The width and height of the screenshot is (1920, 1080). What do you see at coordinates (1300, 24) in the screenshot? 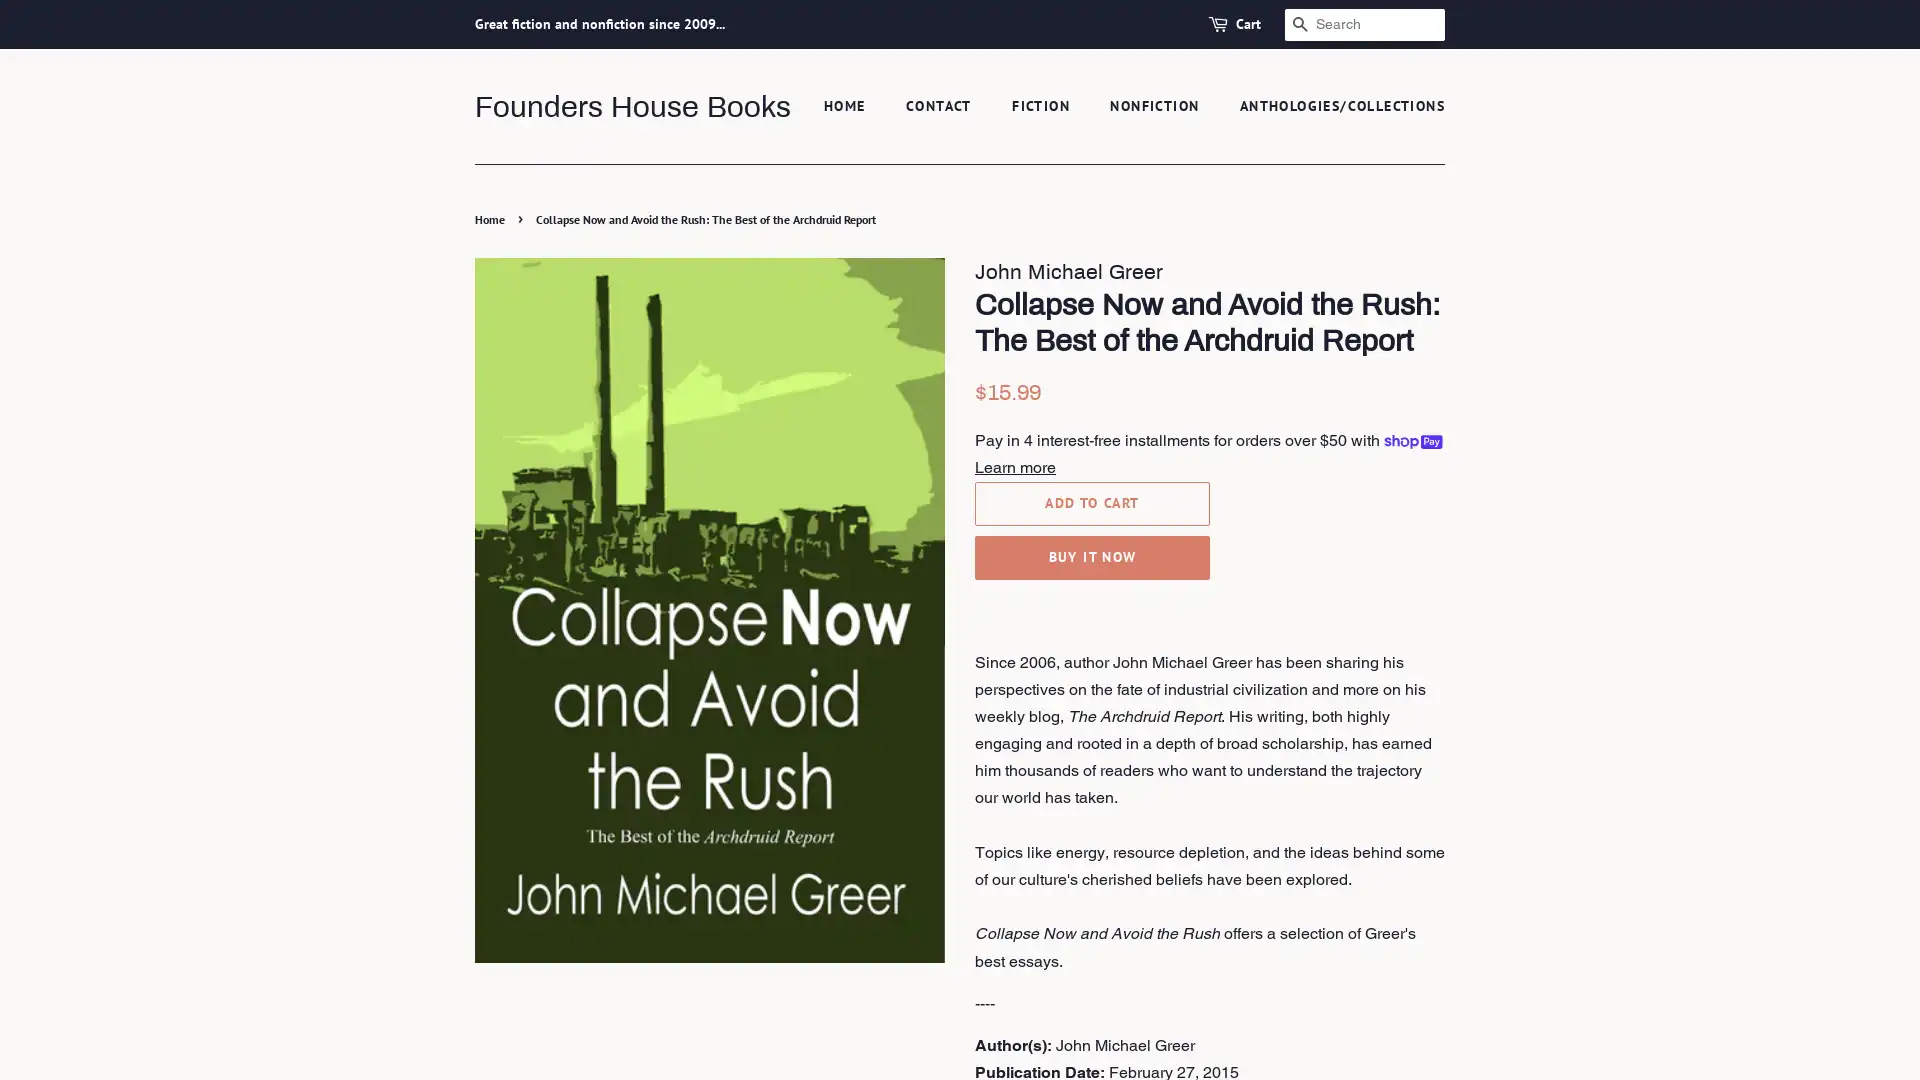
I see `SEARCH` at bounding box center [1300, 24].